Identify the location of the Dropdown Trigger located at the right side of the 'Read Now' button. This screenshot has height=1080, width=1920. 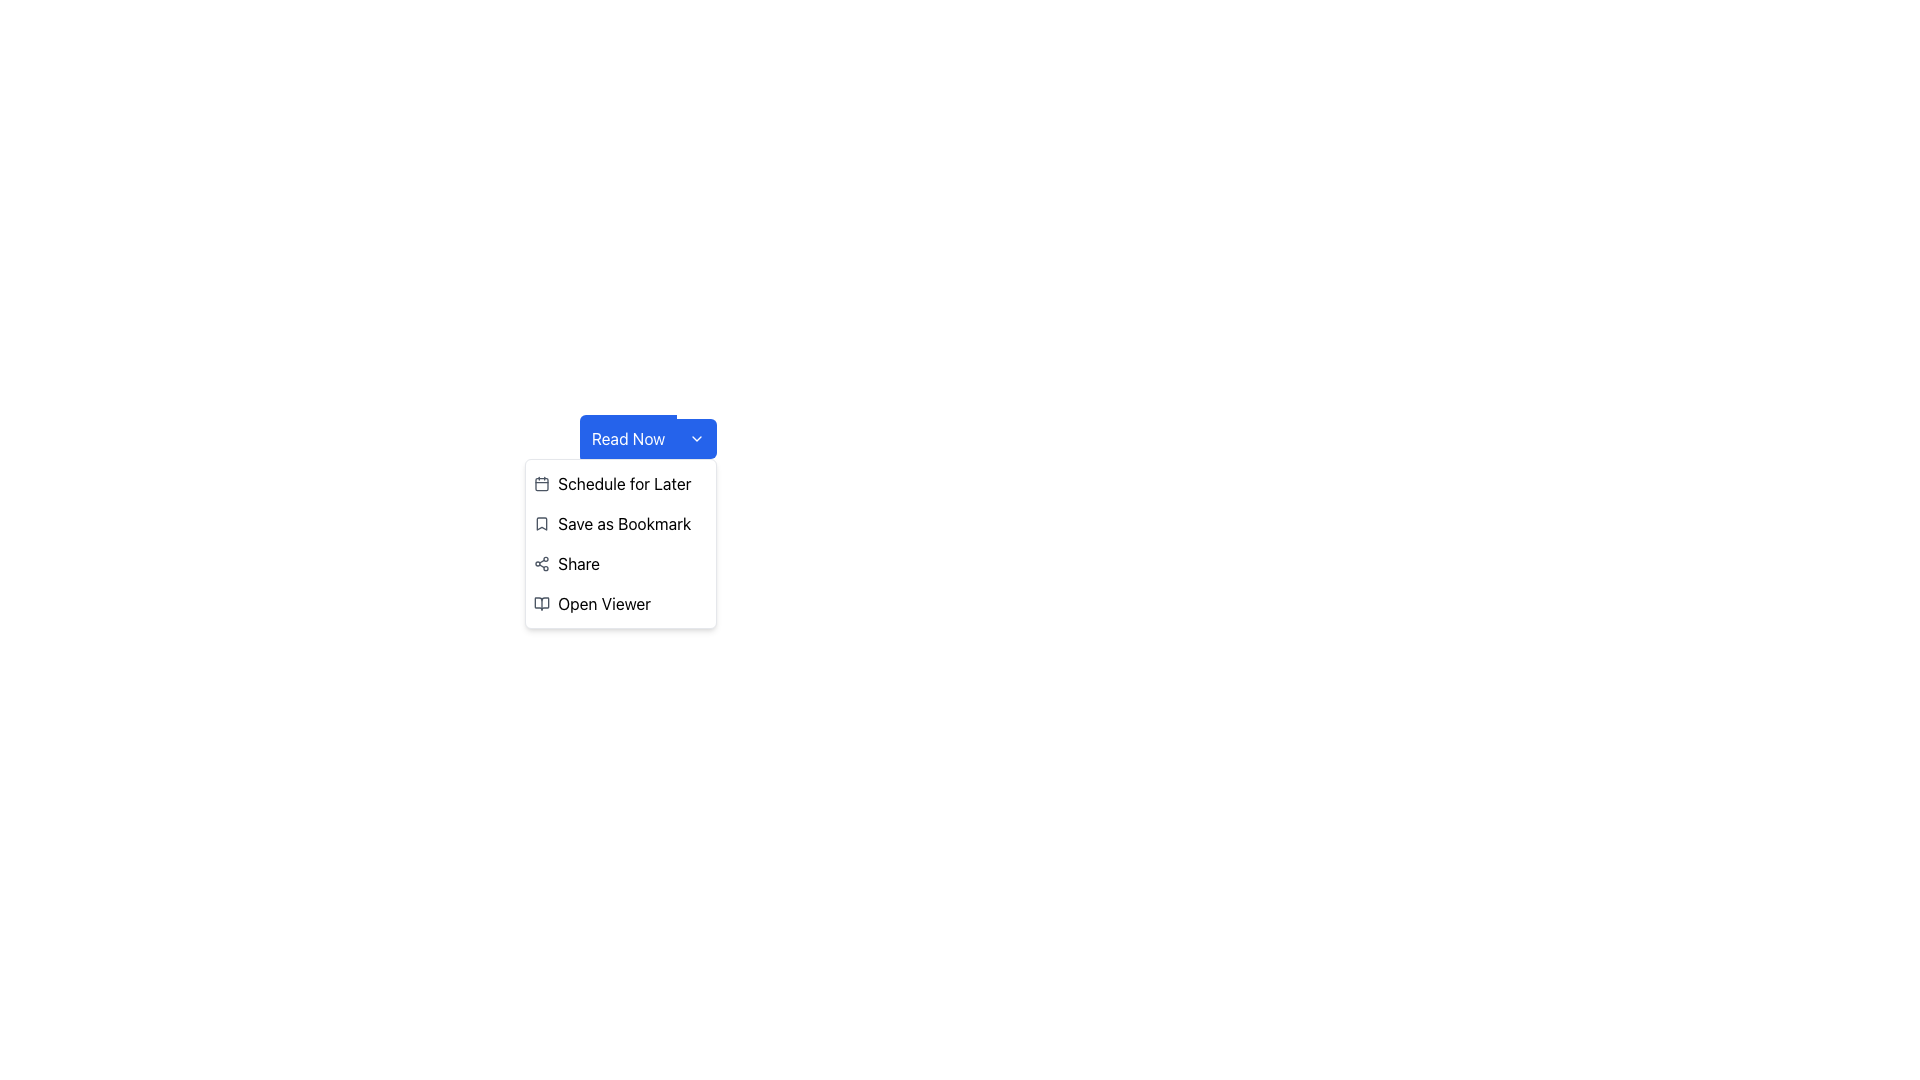
(696, 438).